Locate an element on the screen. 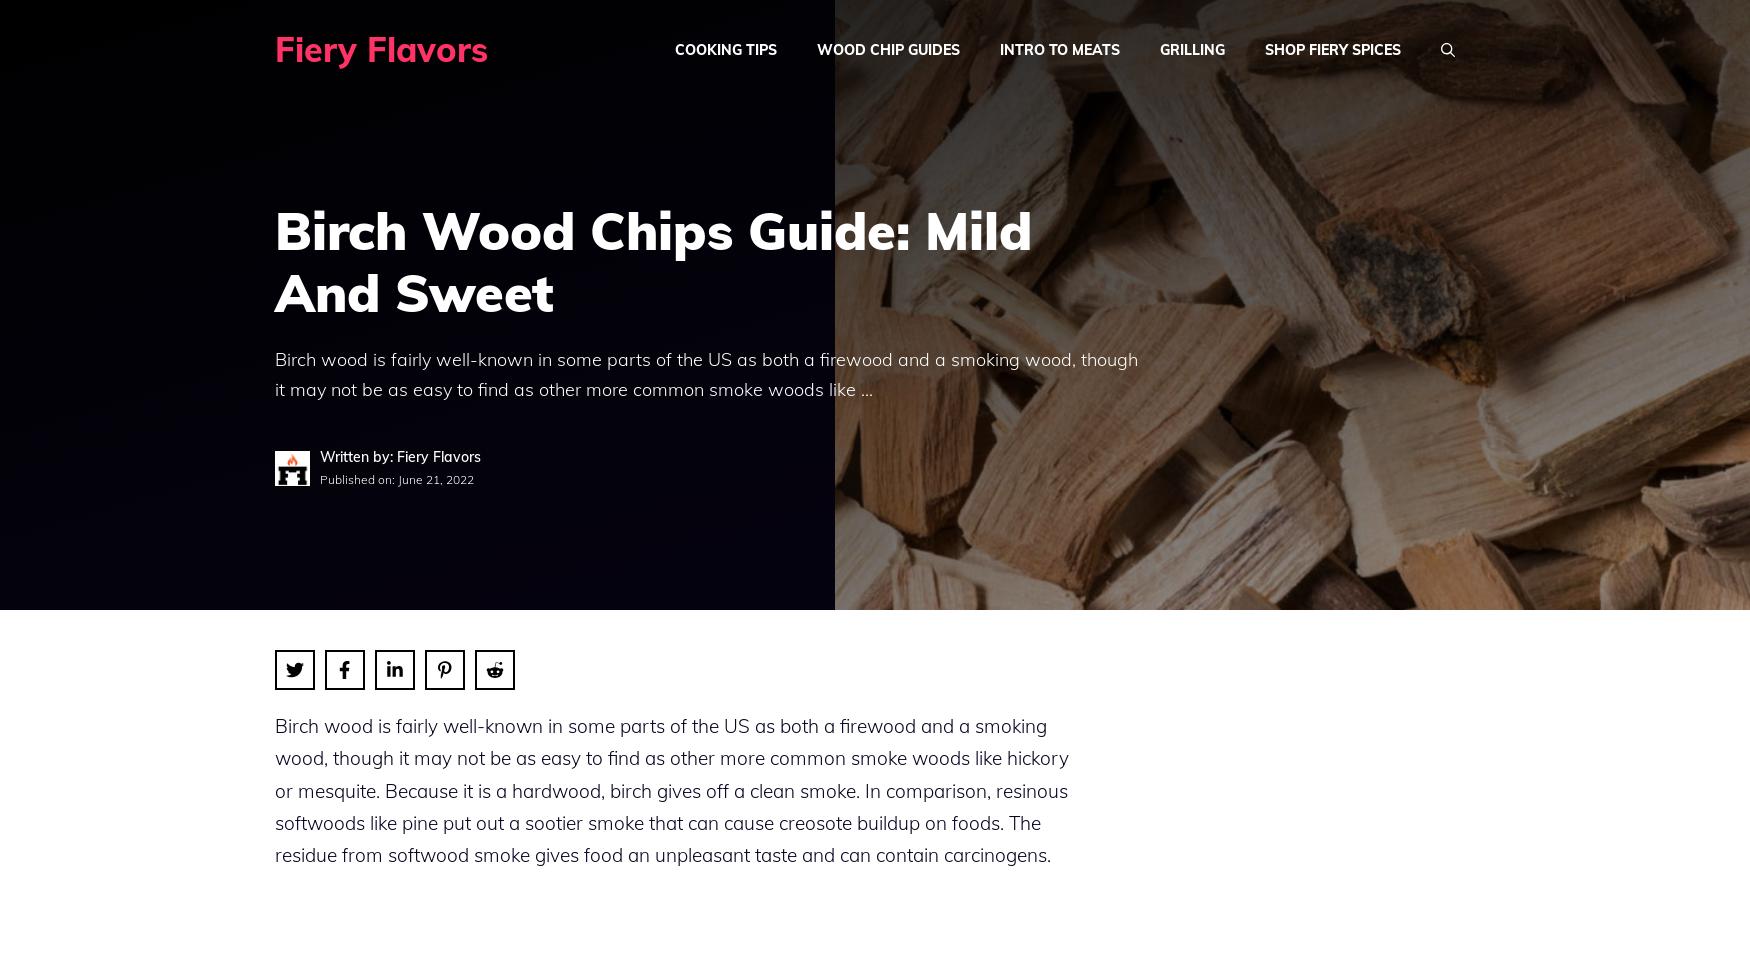 This screenshot has height=957, width=1750. 'Written by: Fiery Flavors' is located at coordinates (399, 455).